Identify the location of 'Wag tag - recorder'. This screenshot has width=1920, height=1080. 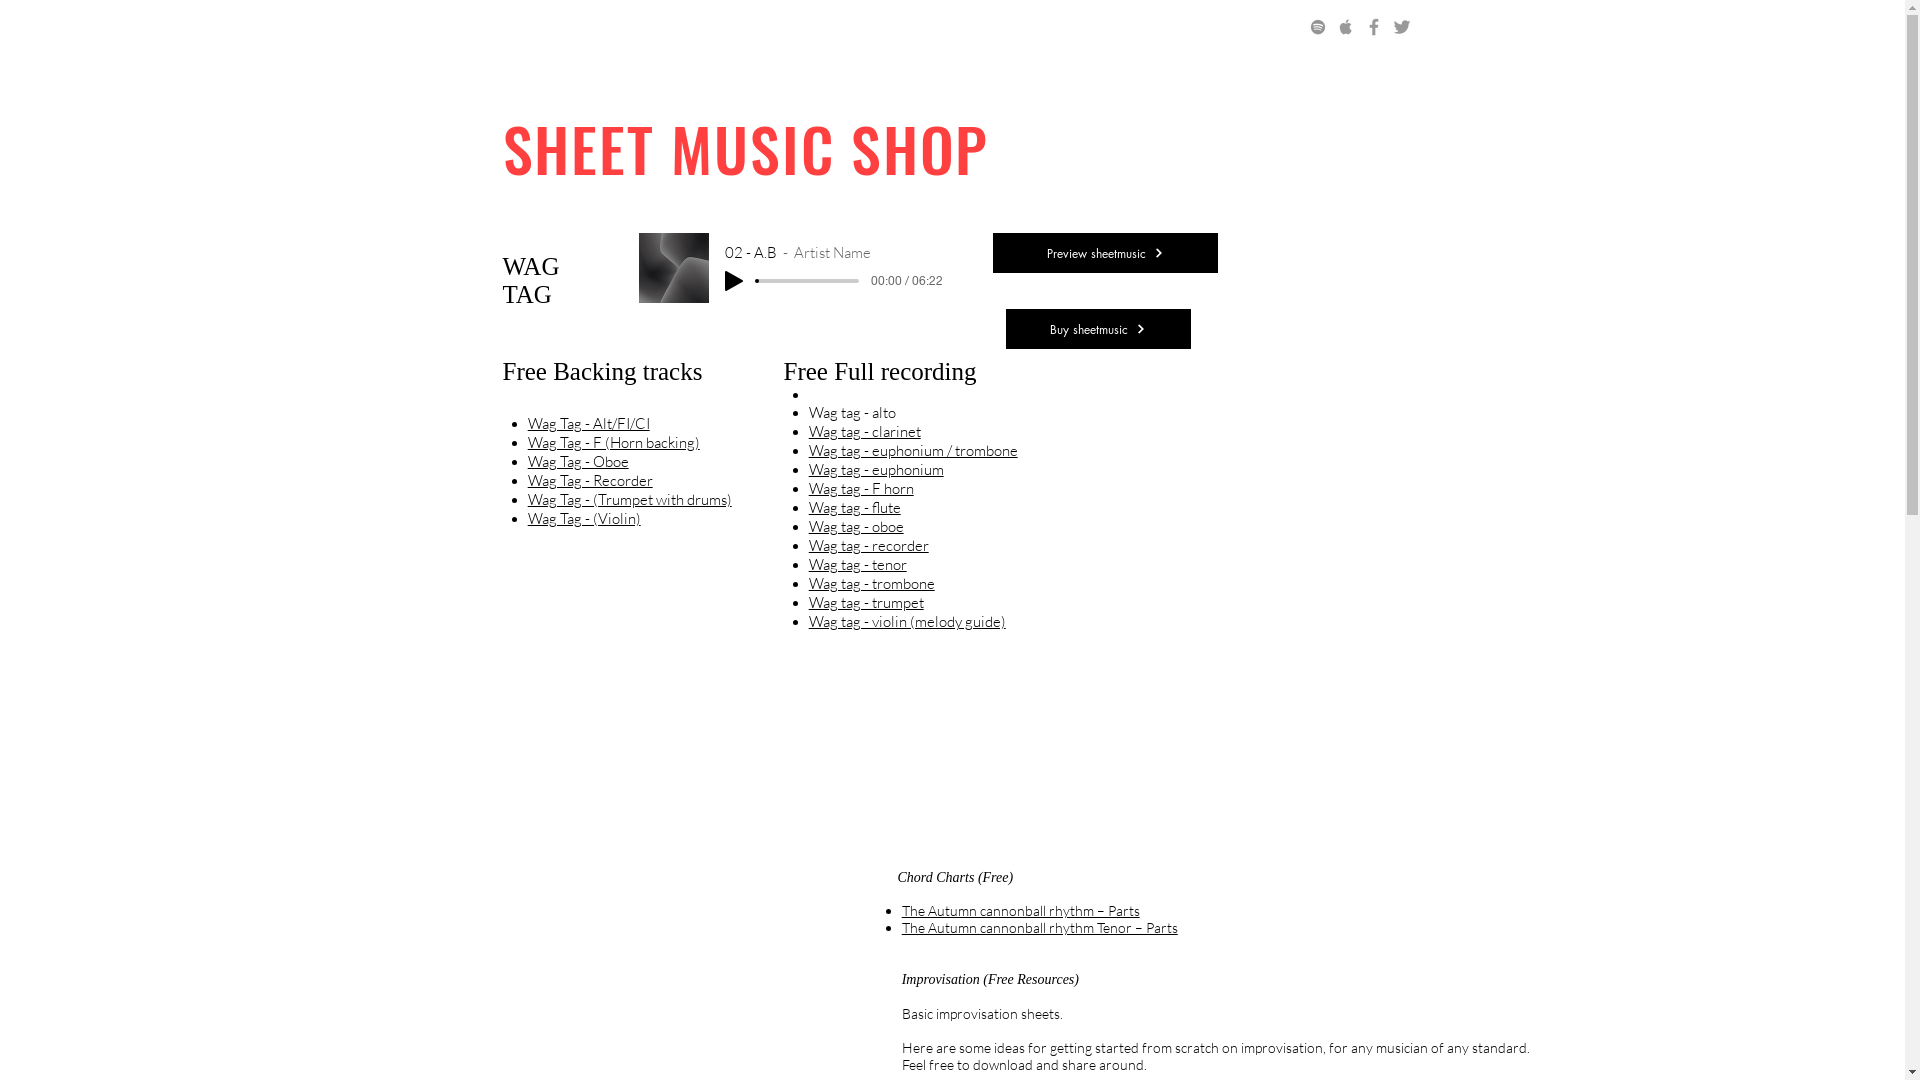
(868, 545).